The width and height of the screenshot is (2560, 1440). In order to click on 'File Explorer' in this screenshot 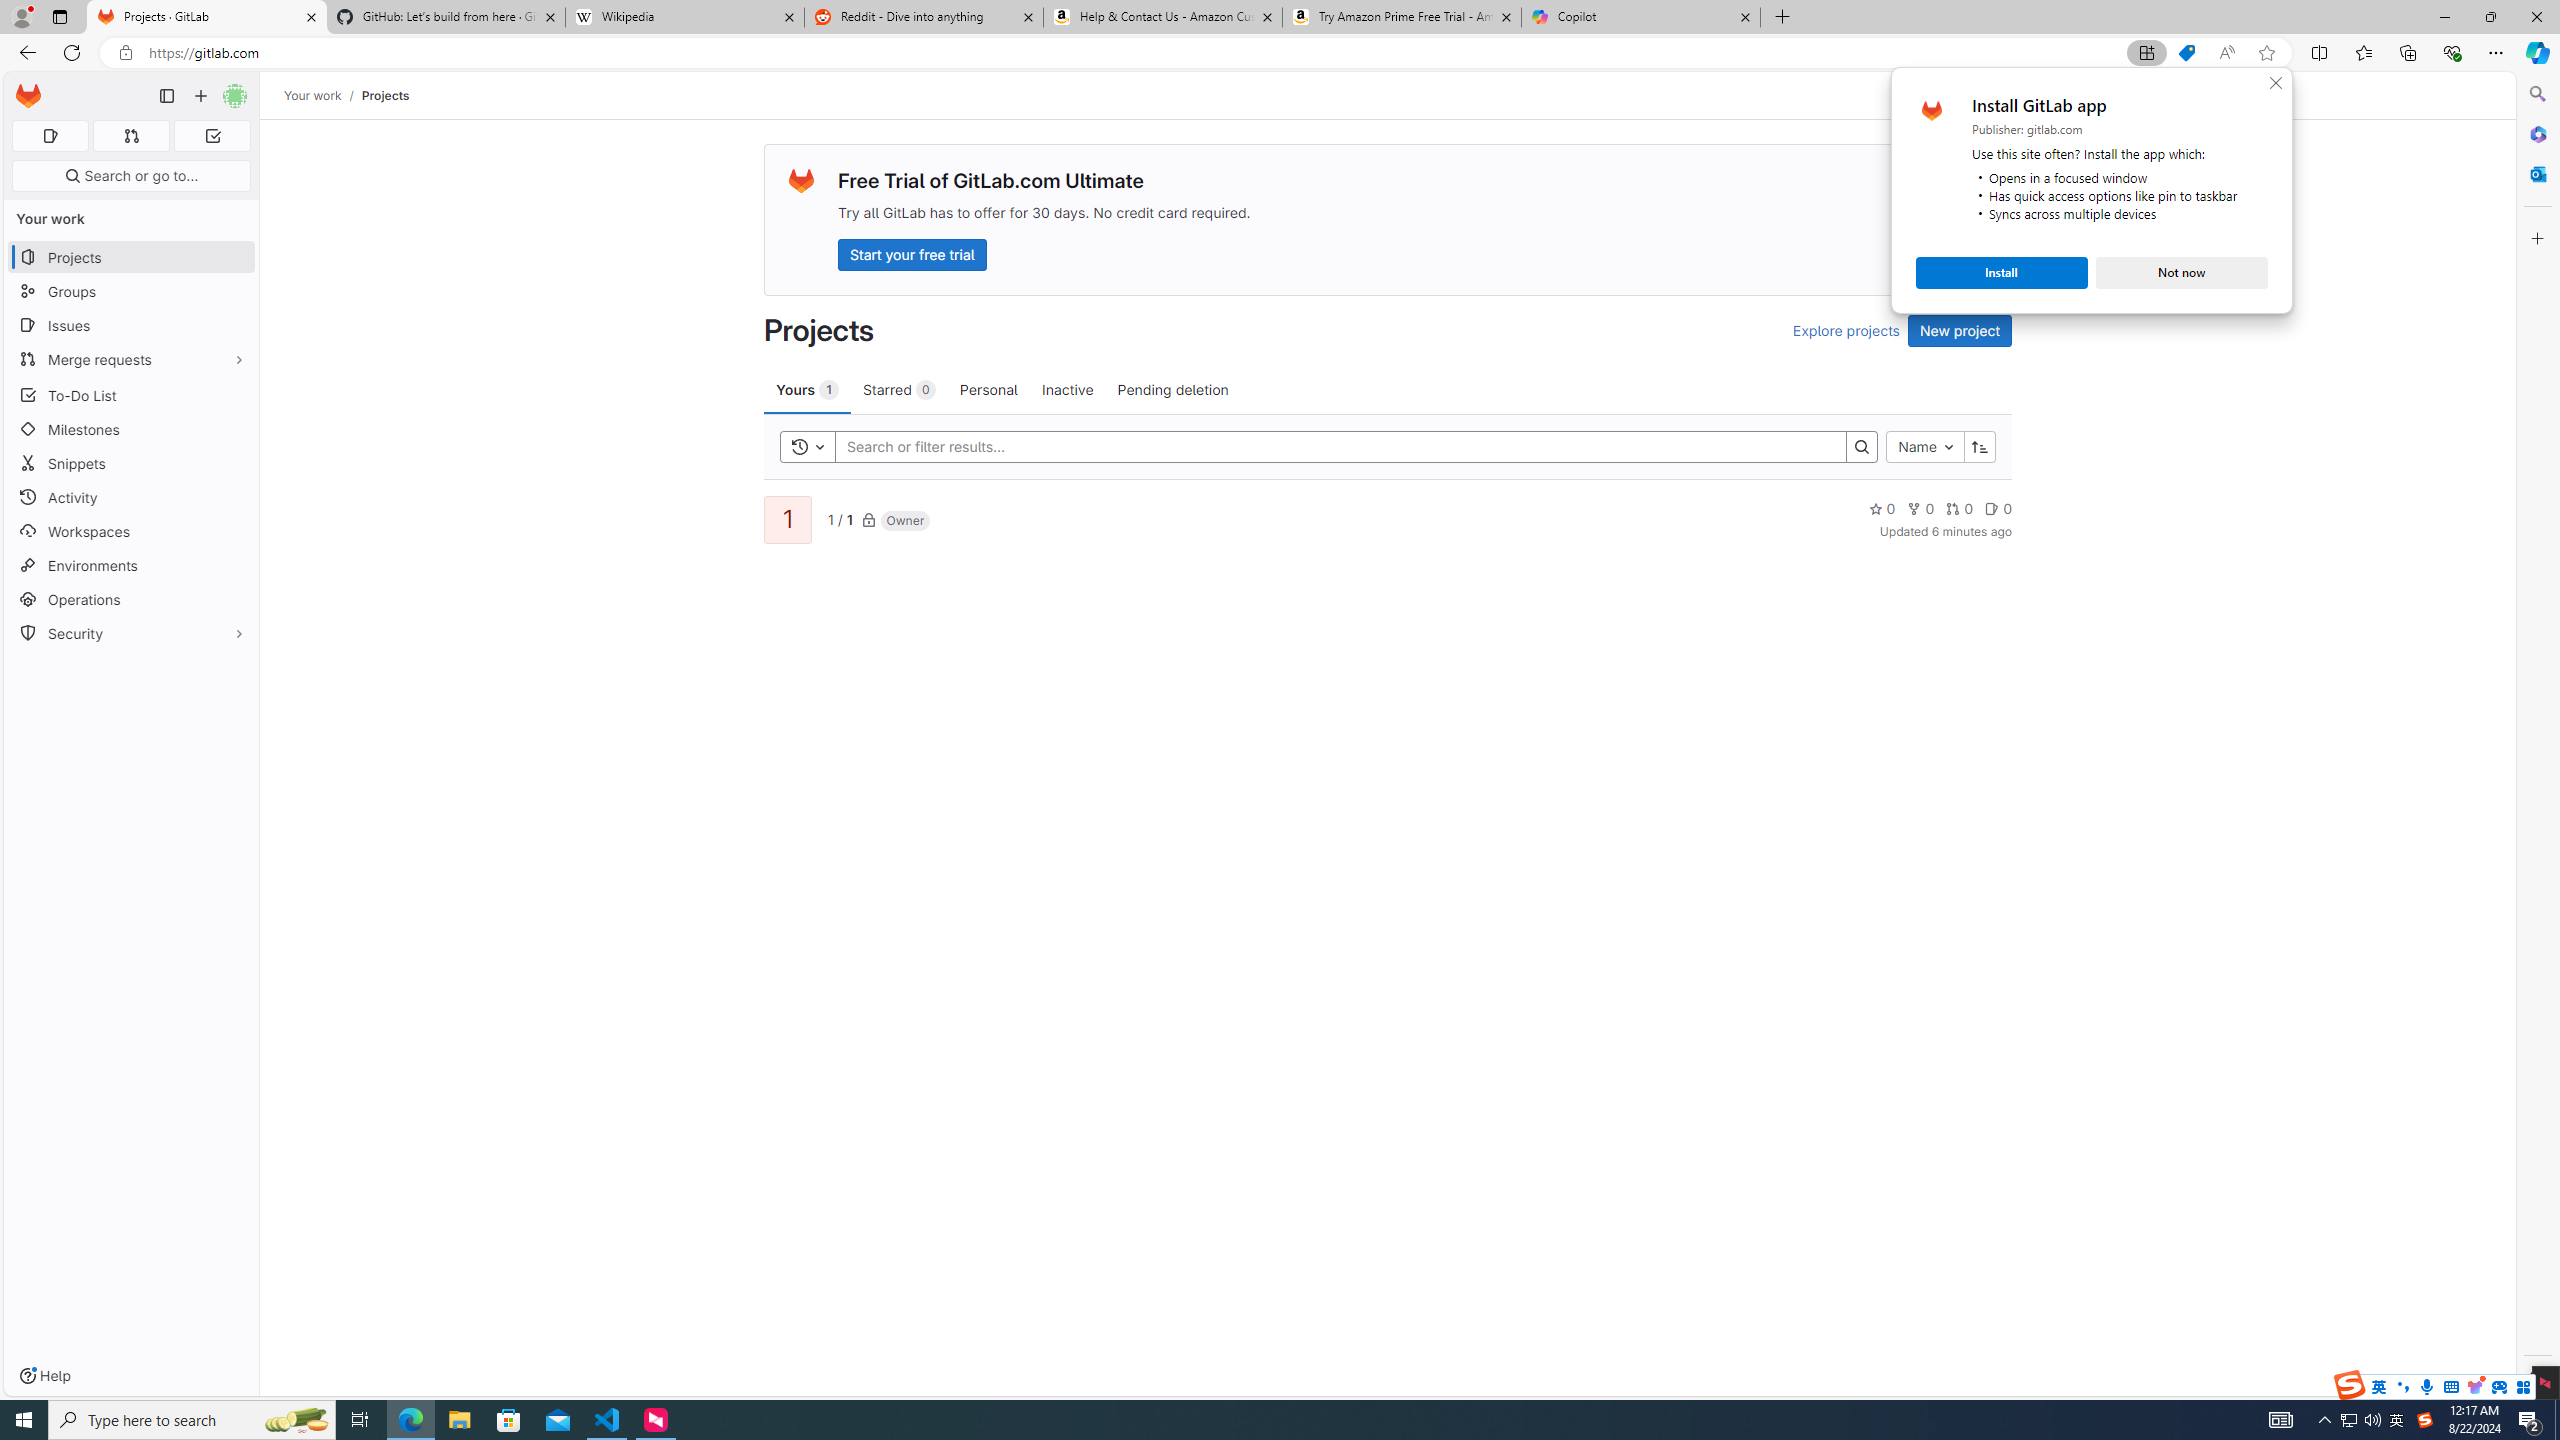, I will do `click(458, 1418)`.